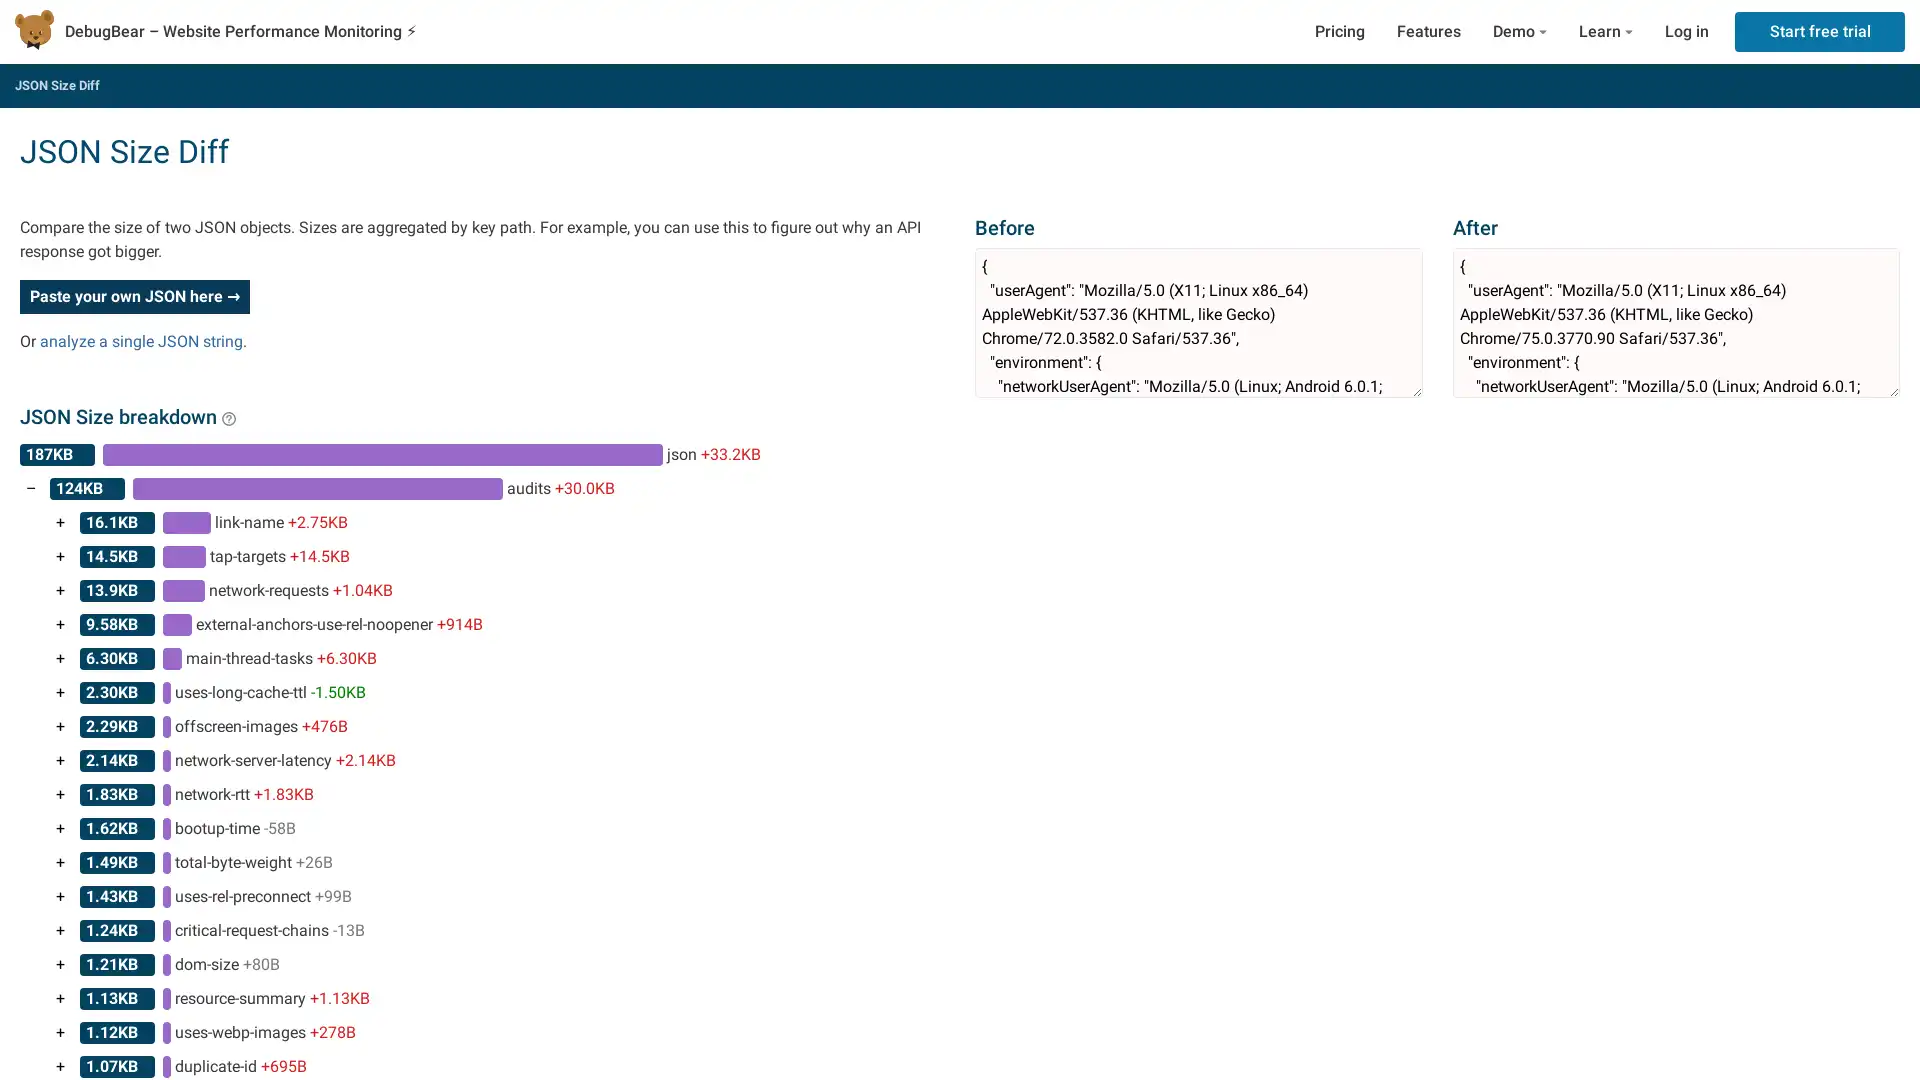 Image resolution: width=1920 pixels, height=1080 pixels. I want to click on +, so click(60, 793).